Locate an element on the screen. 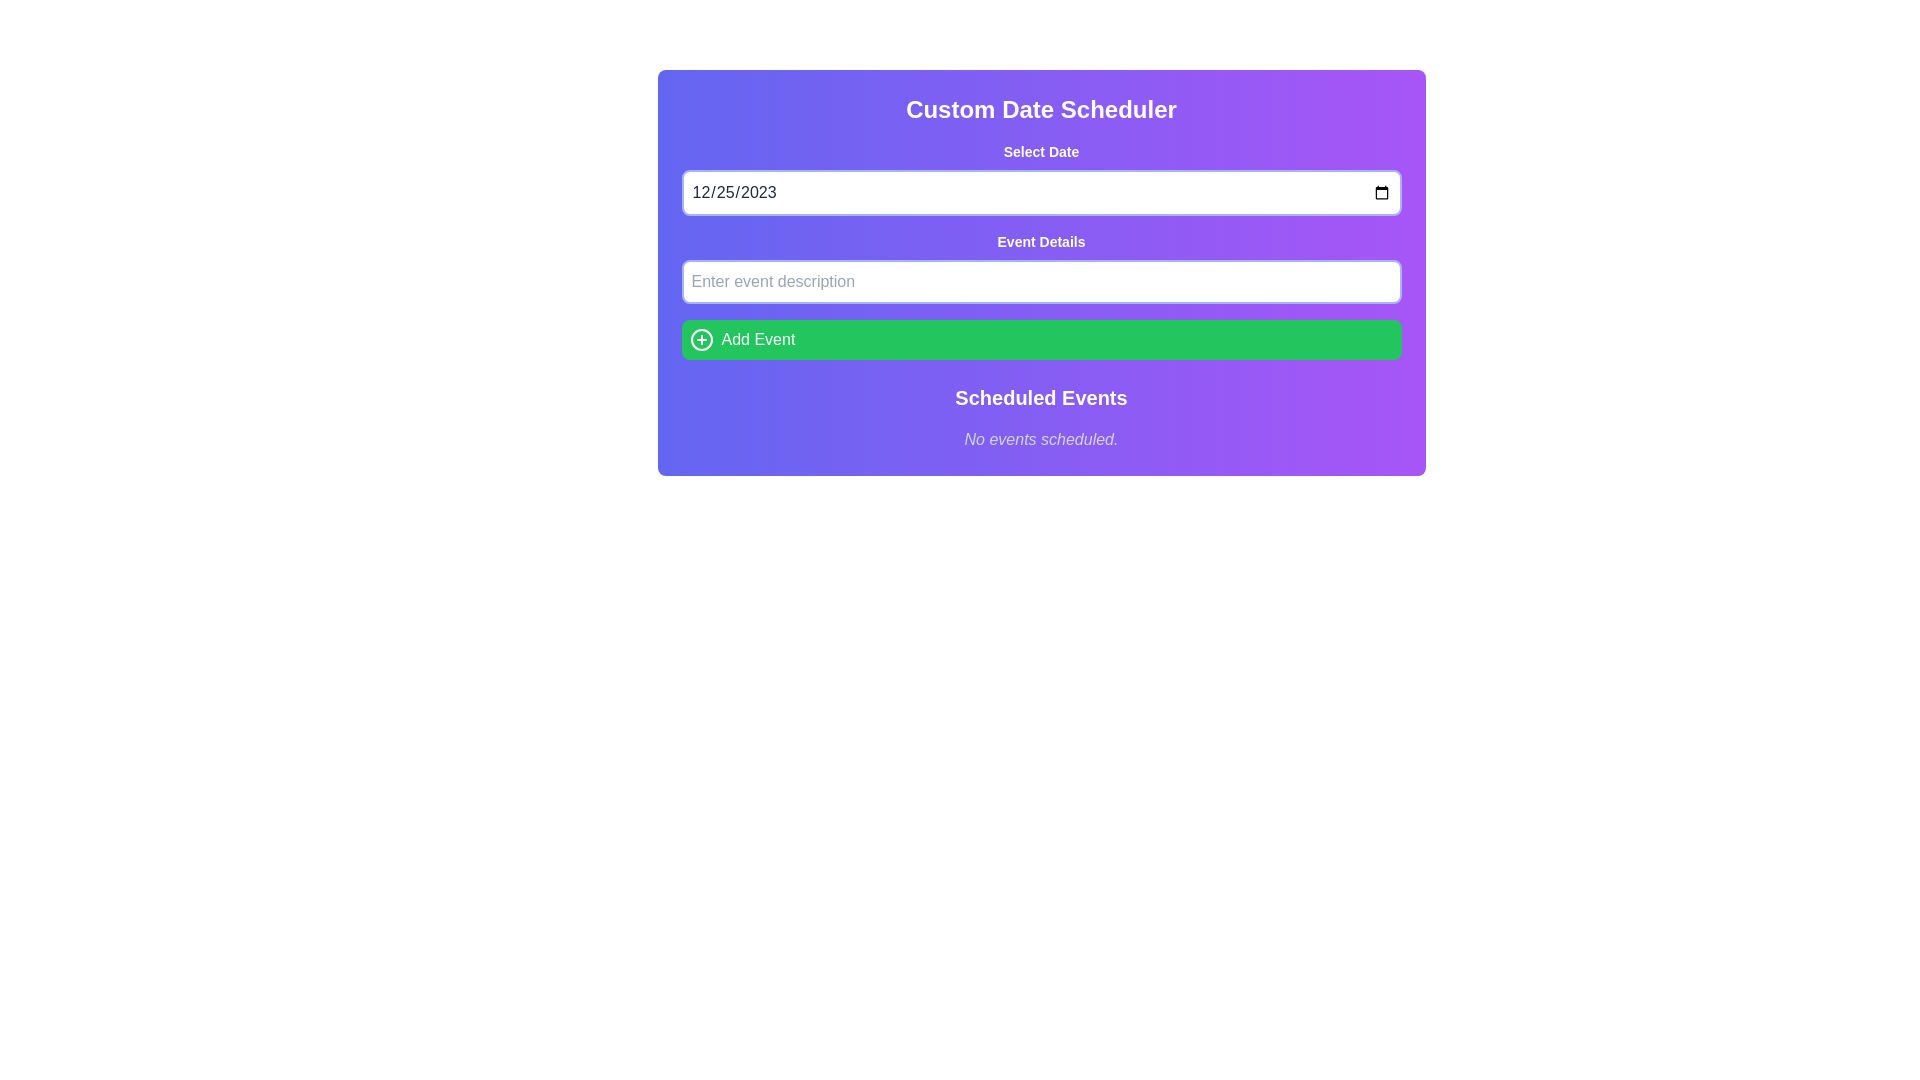  the Text Label that introduces the event description input field, which is centrally aligned above the input box is located at coordinates (1040, 241).